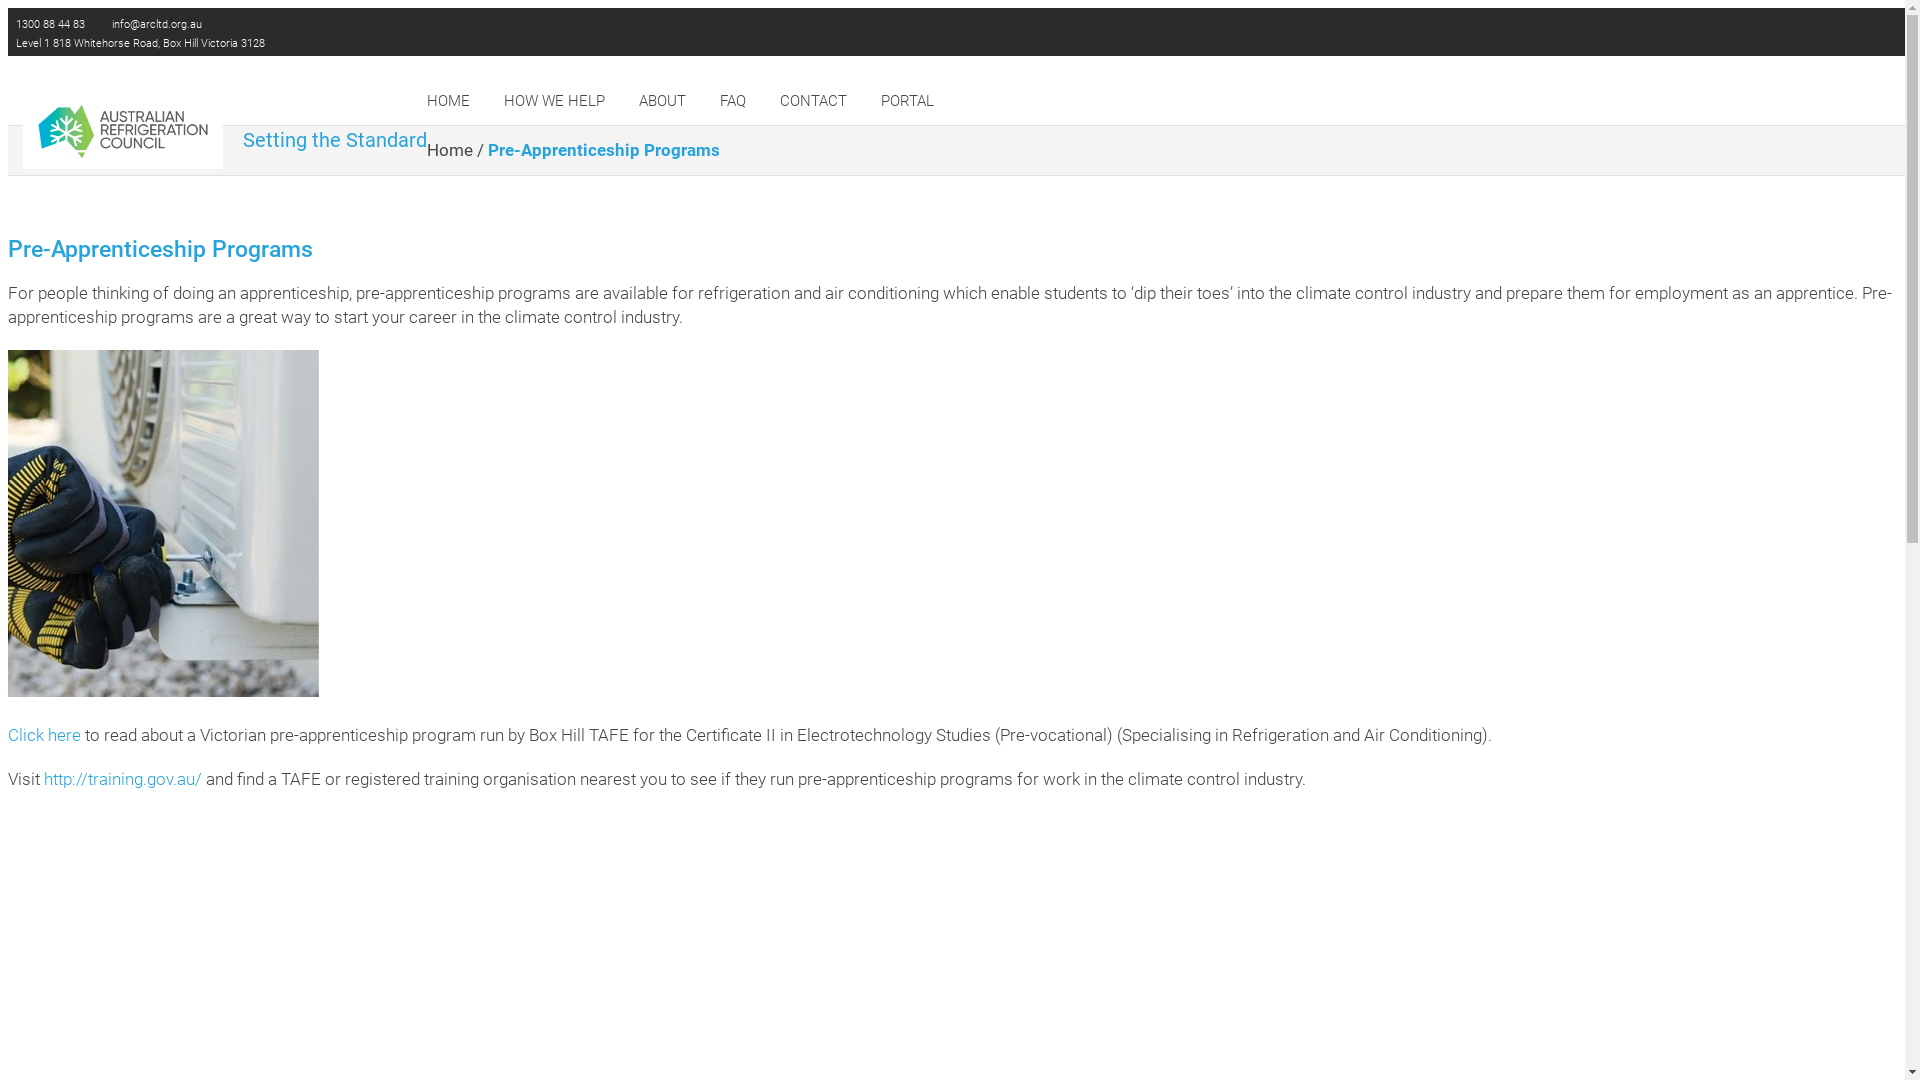  What do you see at coordinates (122, 778) in the screenshot?
I see `'http://training.gov.au/'` at bounding box center [122, 778].